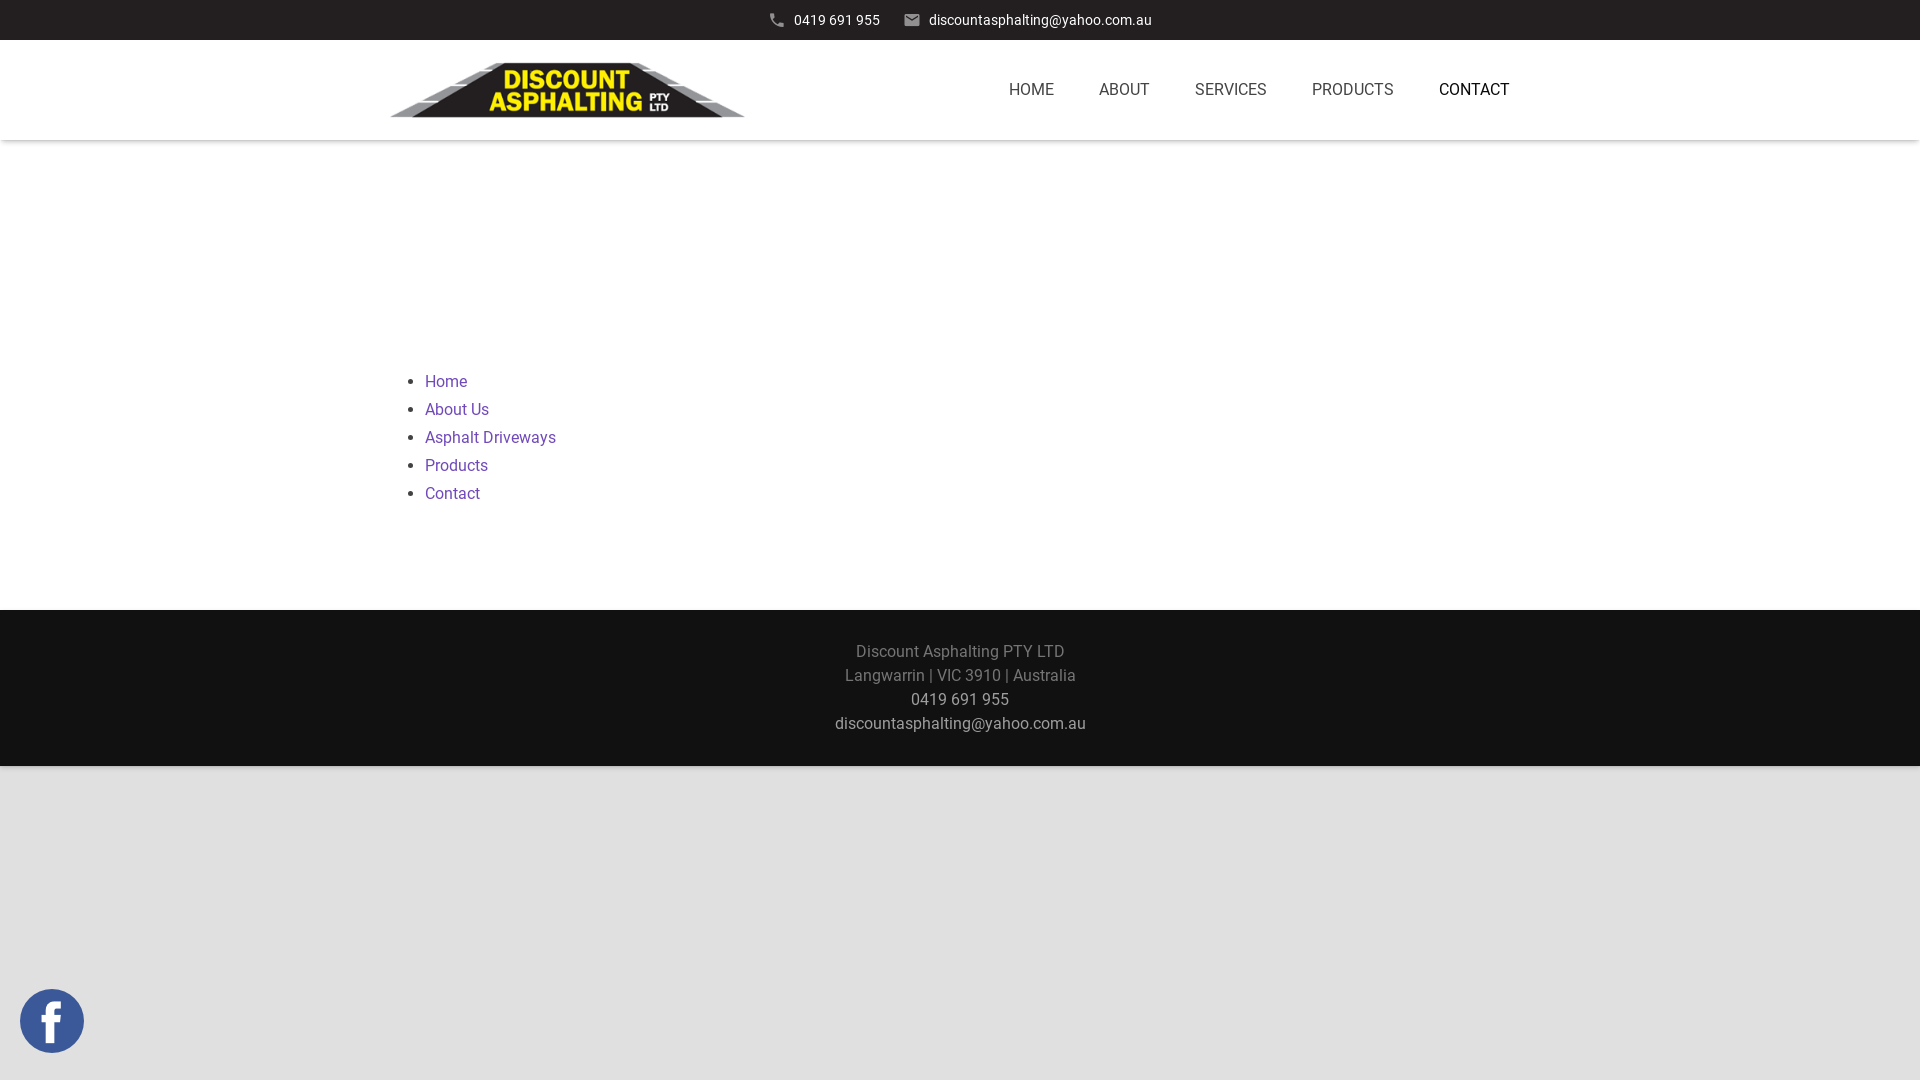 The height and width of the screenshot is (1080, 1920). What do you see at coordinates (1229, 88) in the screenshot?
I see `'SERVICES'` at bounding box center [1229, 88].